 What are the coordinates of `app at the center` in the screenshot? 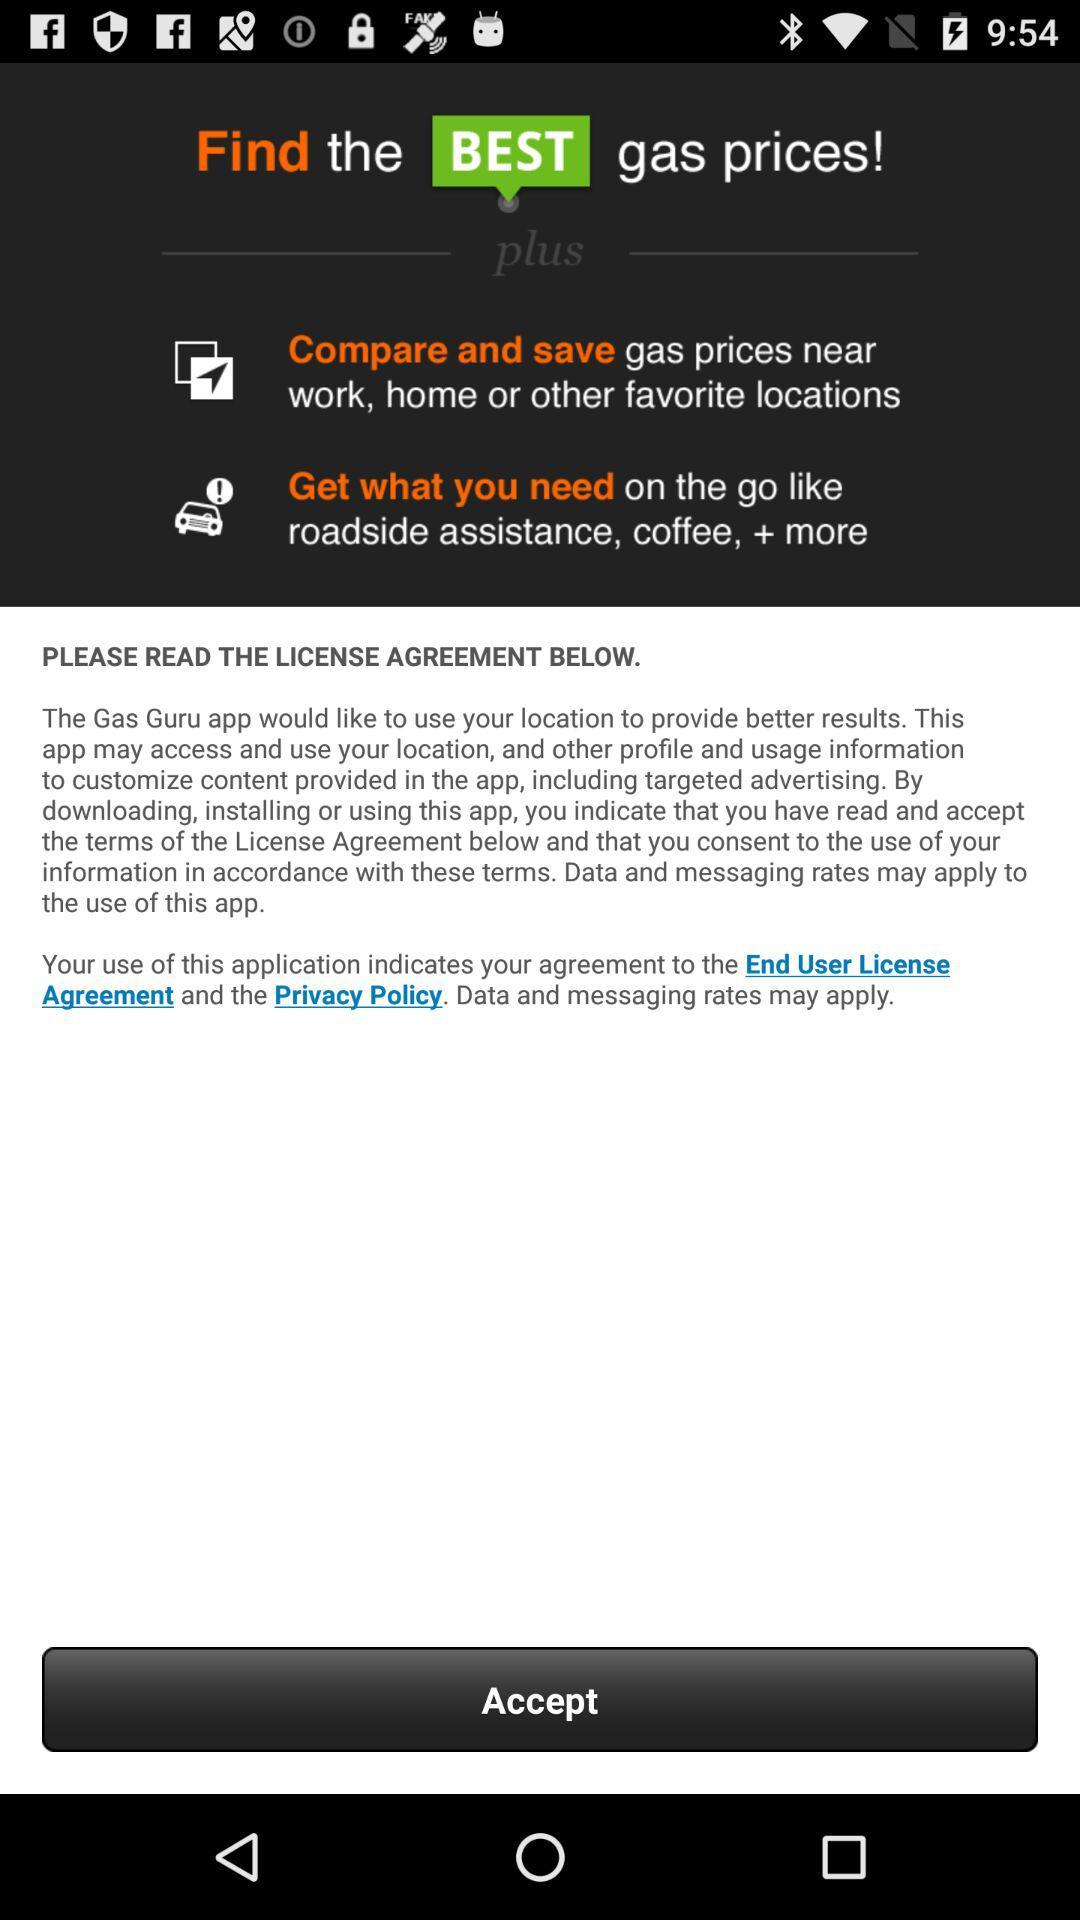 It's located at (540, 881).